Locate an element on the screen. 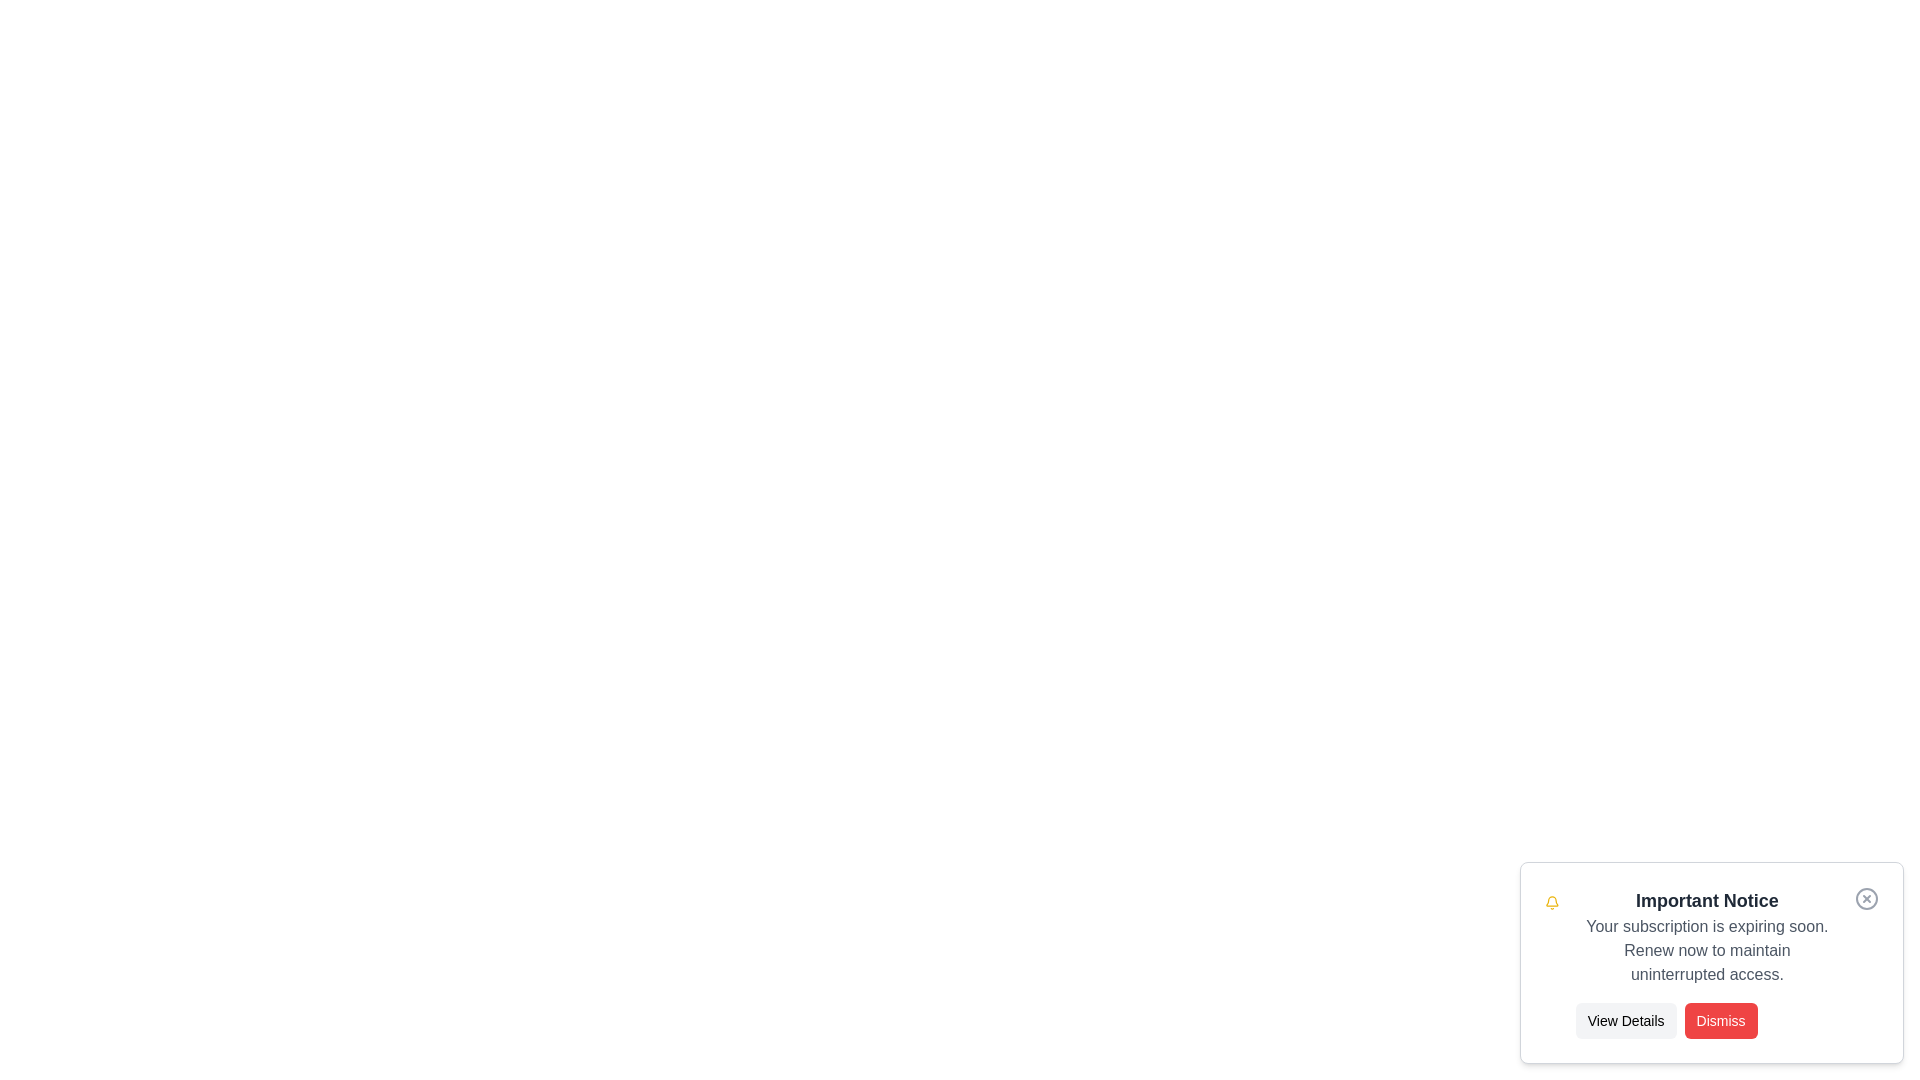 The image size is (1920, 1080). the 'Dismiss' button, which is a rectangular button with white text on a red background, located at the bottom of a notification card adjacent to the 'View Details' button is located at coordinates (1706, 1021).